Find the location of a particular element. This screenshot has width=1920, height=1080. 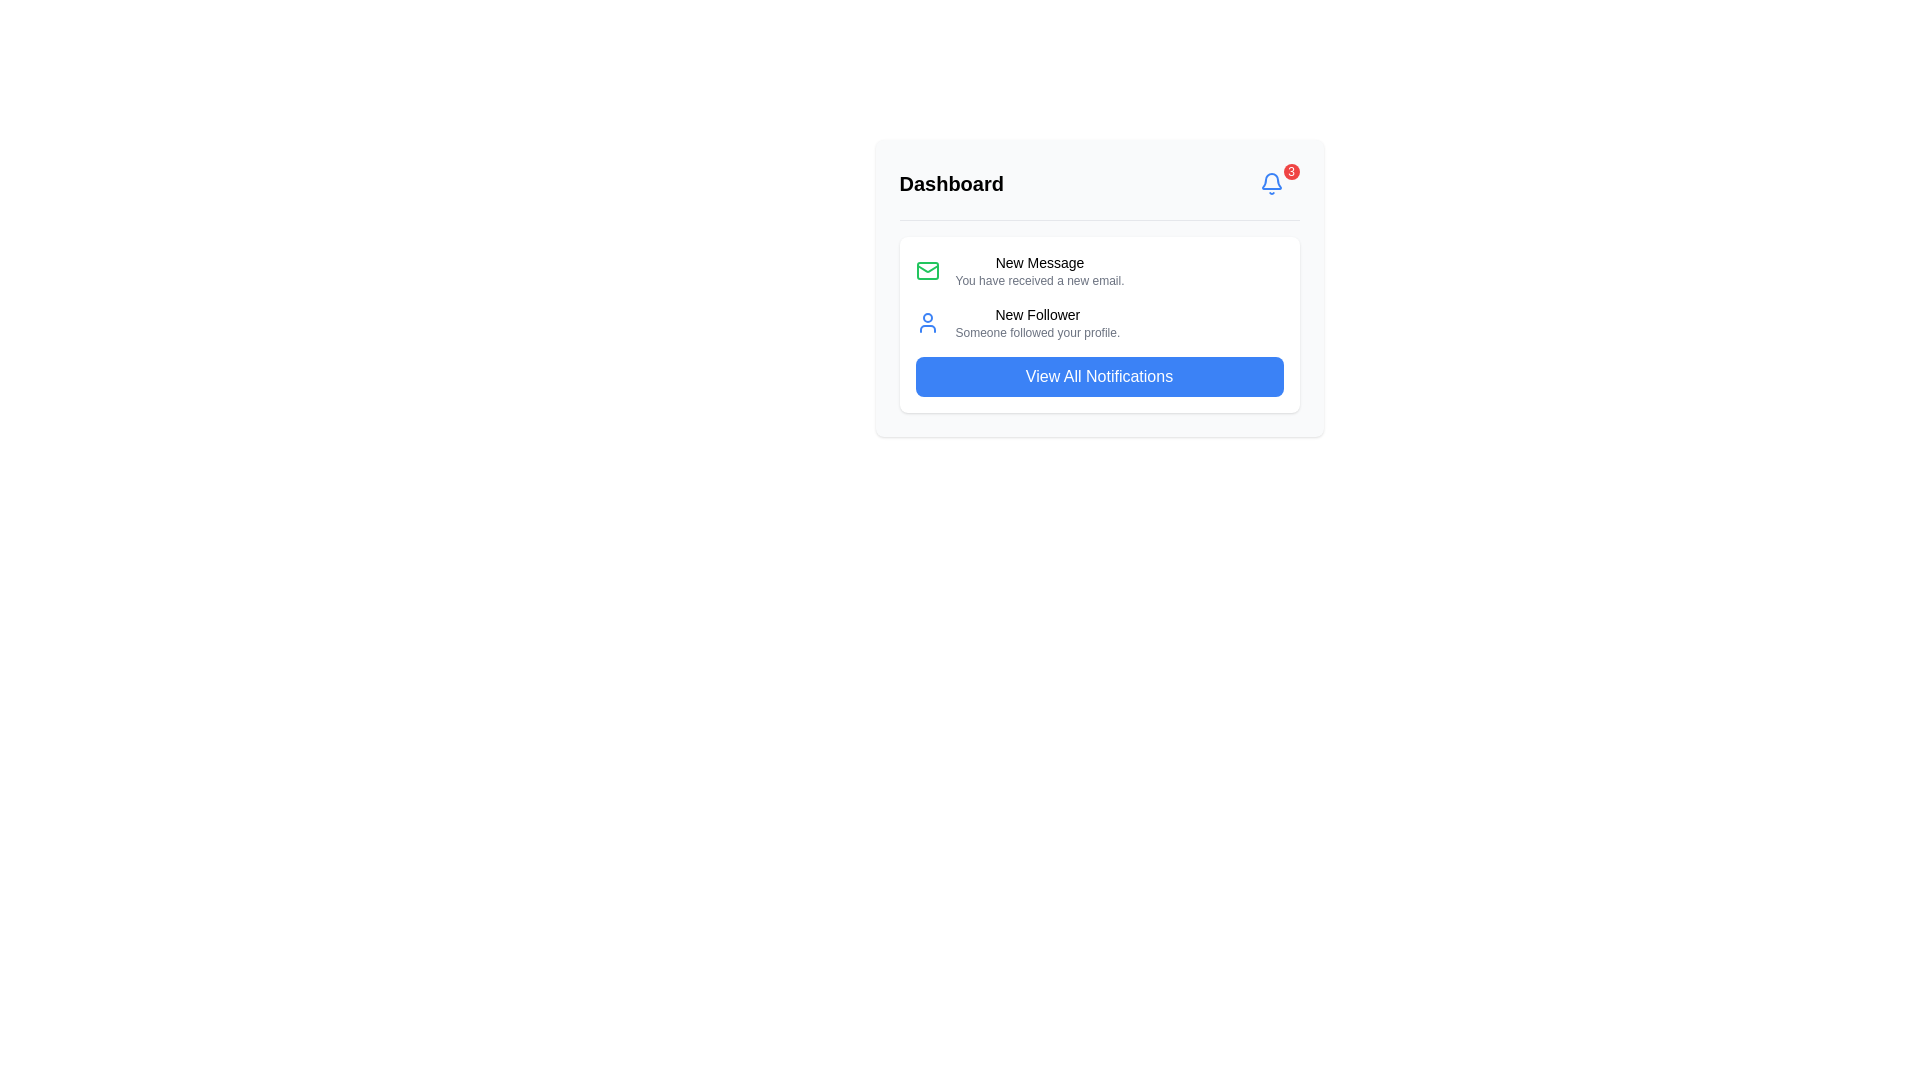

the 'New Follower' text component in the notification section is located at coordinates (1037, 322).